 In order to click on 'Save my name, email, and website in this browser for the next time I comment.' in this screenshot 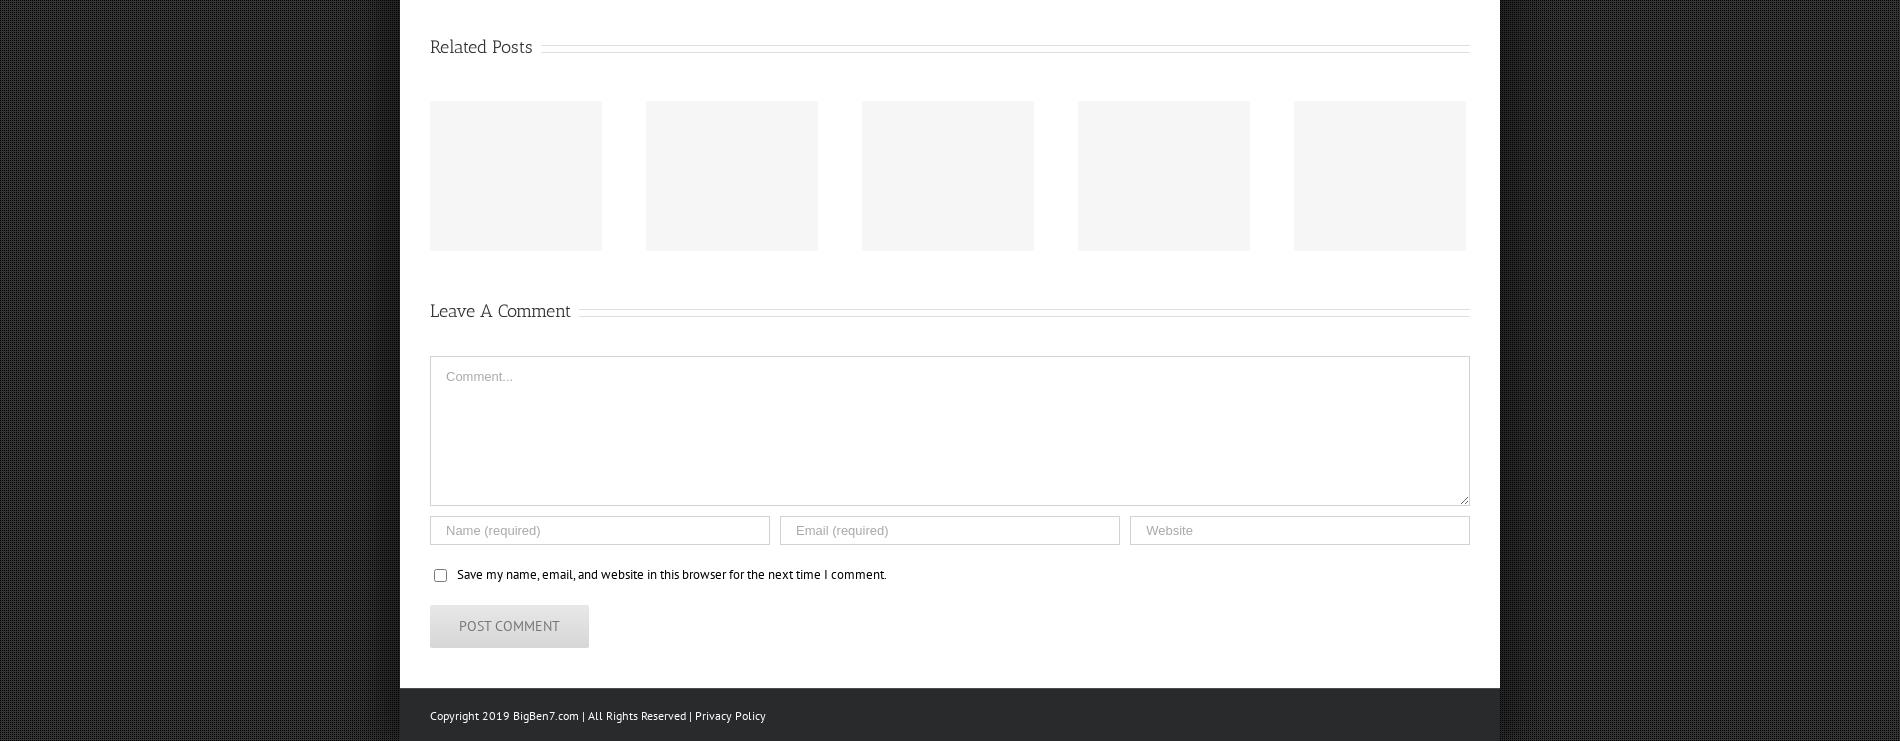, I will do `click(672, 573)`.